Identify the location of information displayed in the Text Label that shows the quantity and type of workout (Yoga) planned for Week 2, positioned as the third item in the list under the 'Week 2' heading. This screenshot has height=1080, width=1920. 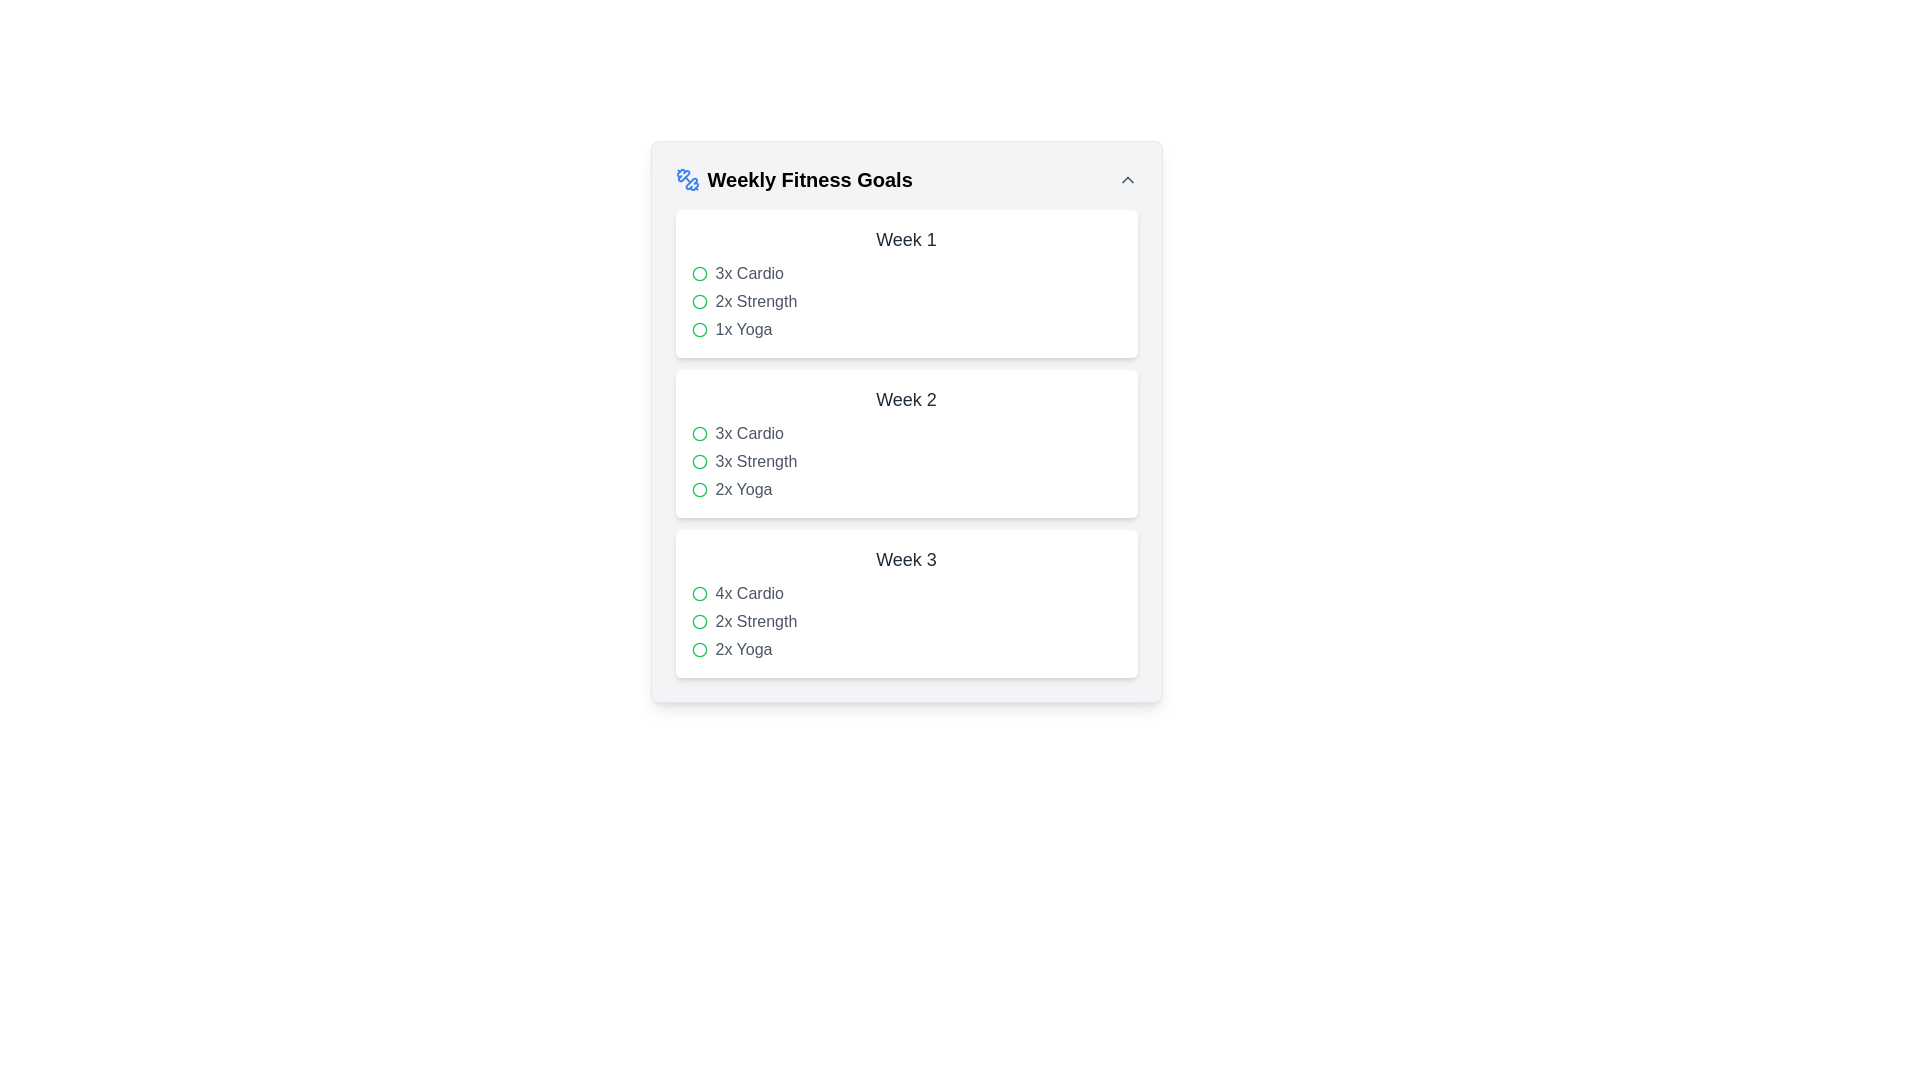
(743, 489).